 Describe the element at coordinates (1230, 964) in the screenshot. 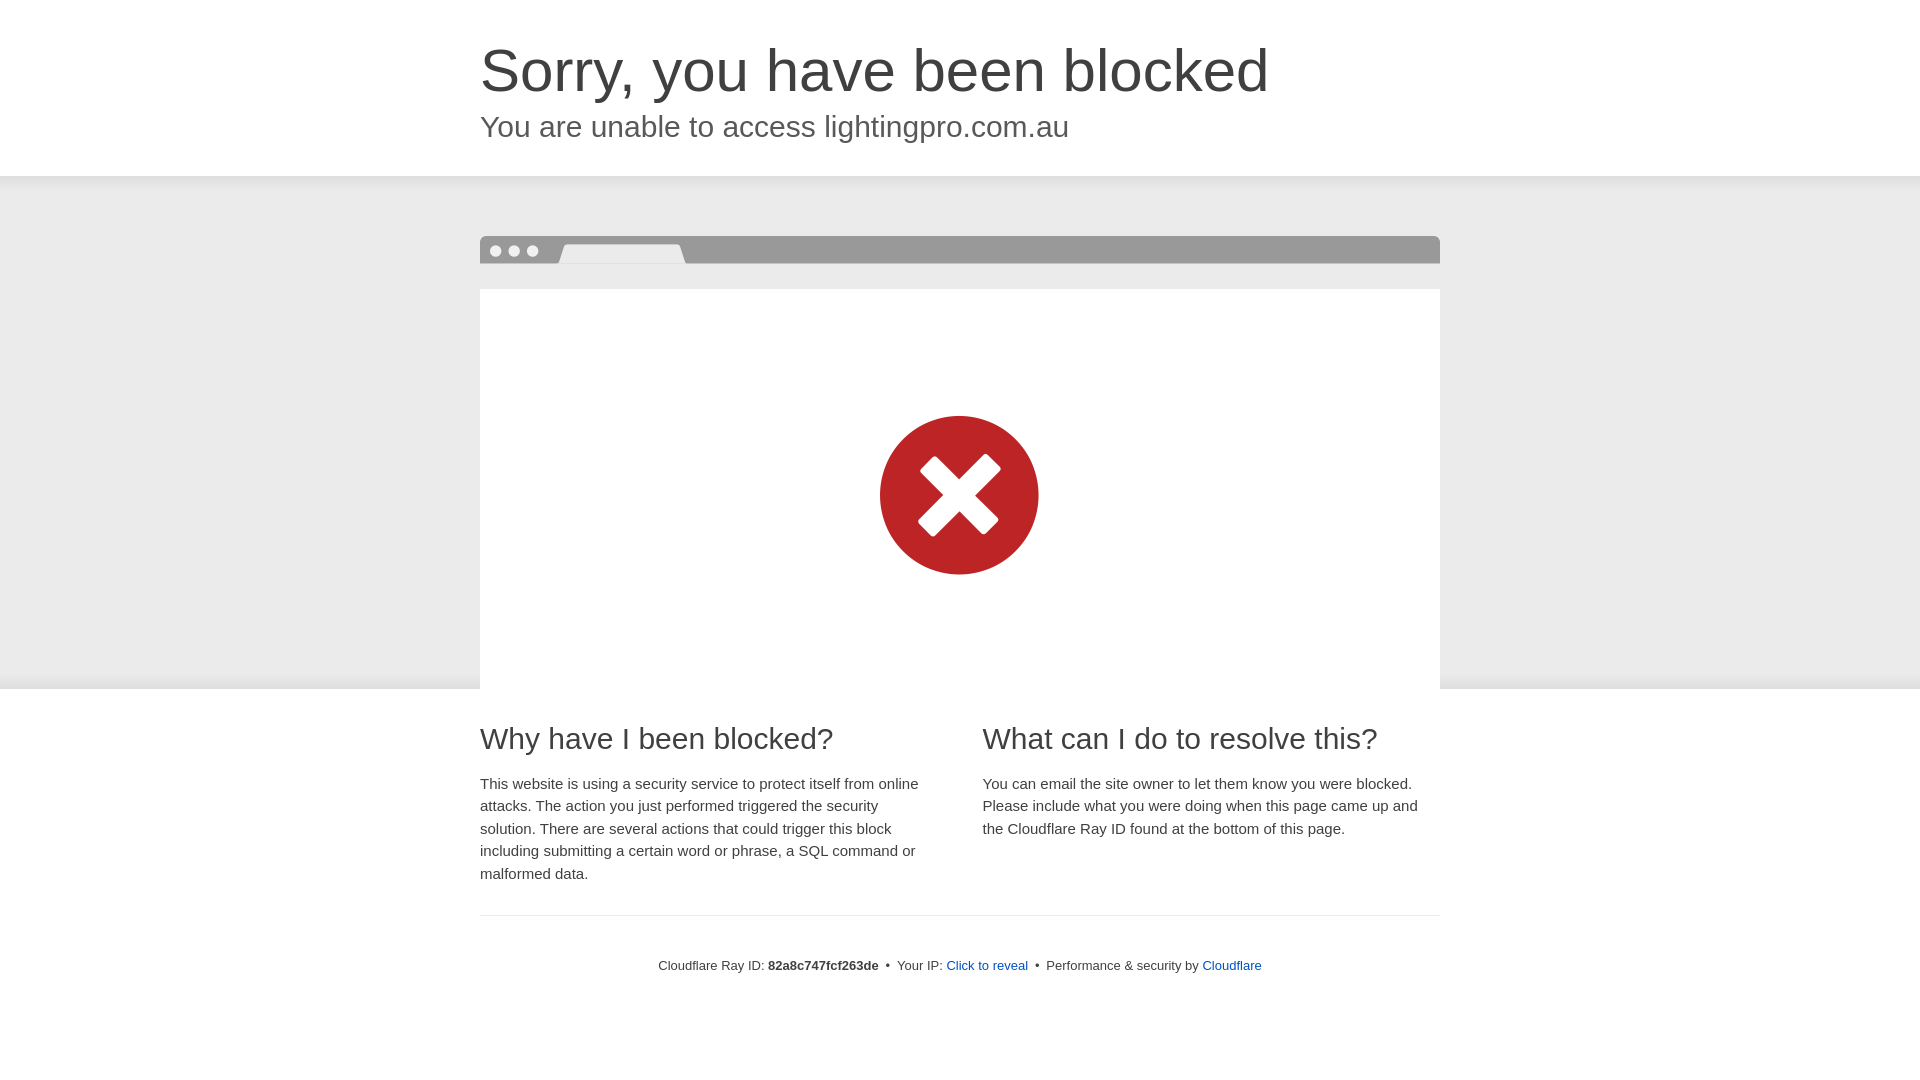

I see `'Cloudflare'` at that location.